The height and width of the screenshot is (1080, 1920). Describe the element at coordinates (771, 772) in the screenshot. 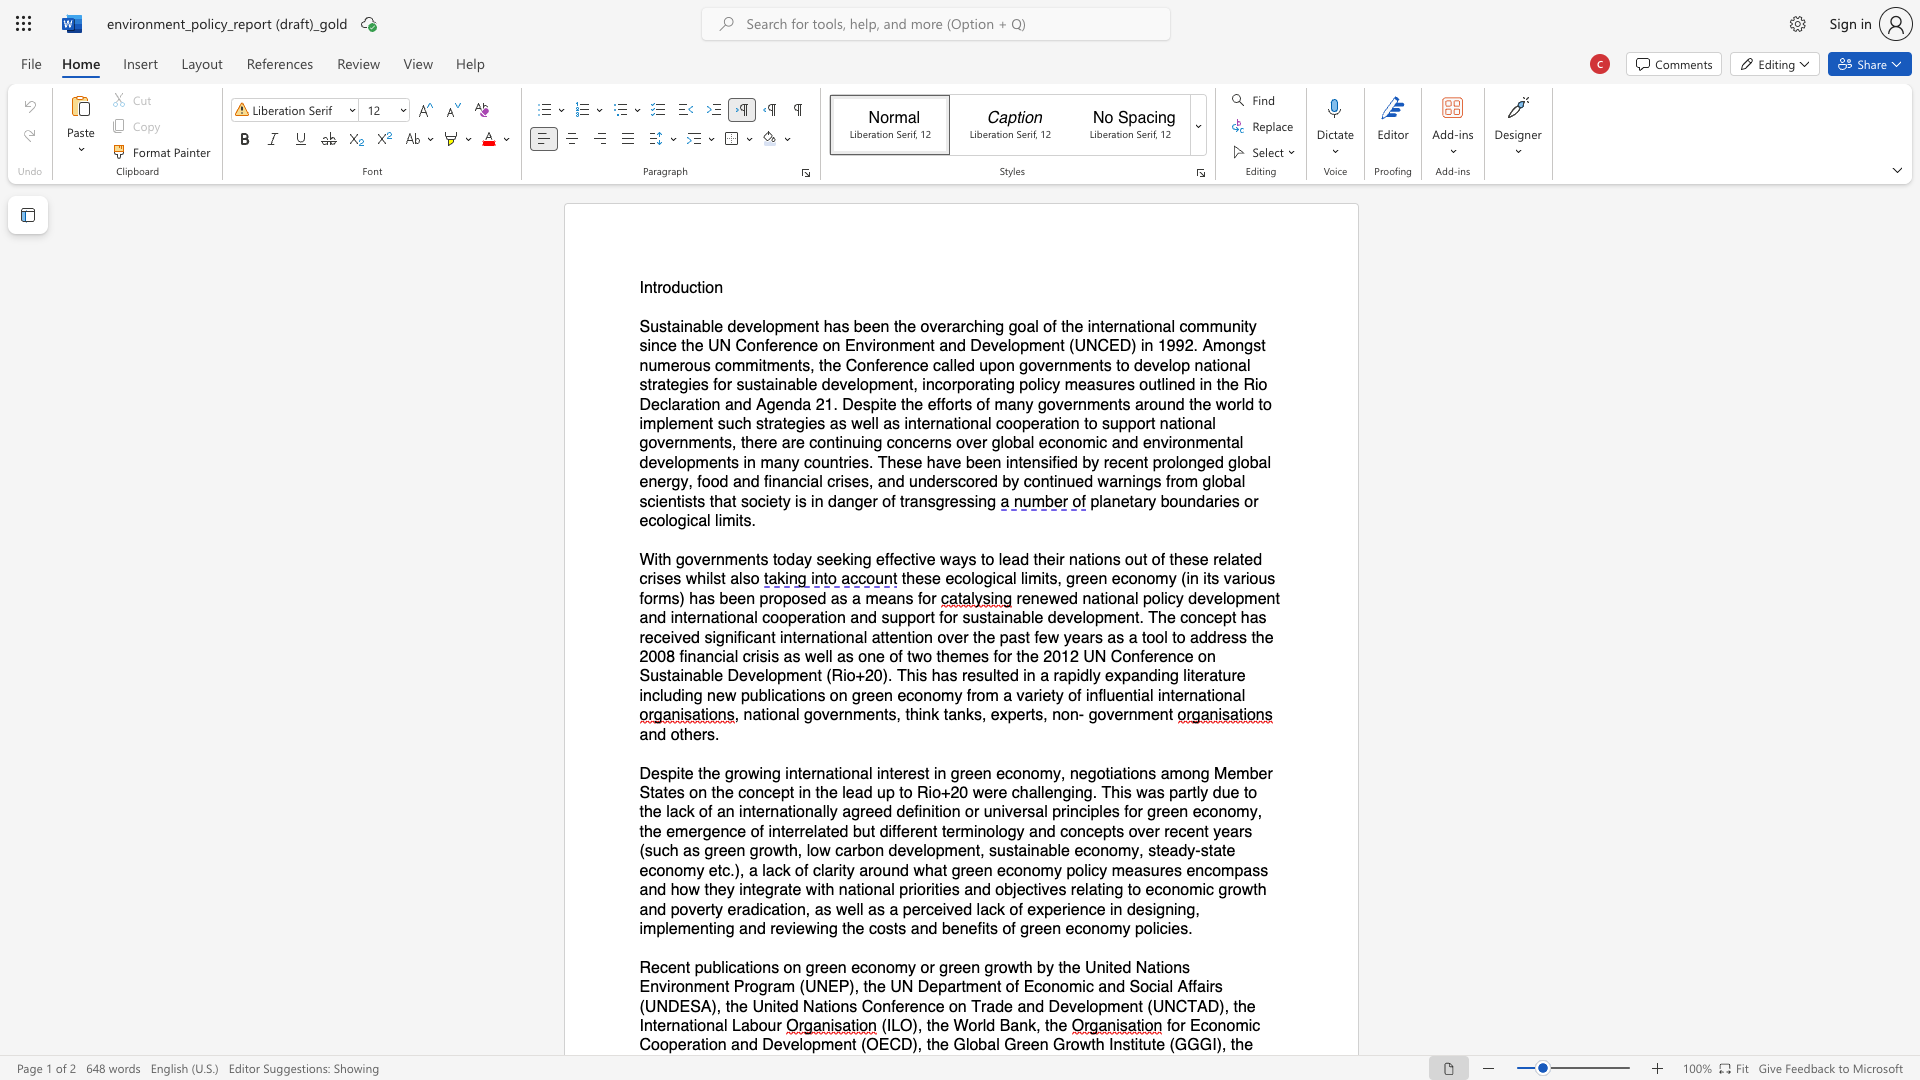

I see `the subset text "g international interest in green economy, negotiations among Member States on the concept in the lead up to Rio" within the text "Despite the growing international interest in green economy, negotiations among Member States on the concept in the lead up to Rio+20 were challenging. This was partly due to the lack of an internationally agreed definition or universal principles for green economy, the emergence of interrelated but different terminology and concepts over recent years (such as green growth, low carbon development, sustainable economy, steady‐state economy etc.), a lack of clarity around what green economy policy measures encompass and how they integrate with national priorities and objectives relating to economic growth and poverty eradication, as well as a perceived lack of experience in designing, implementing and reviewing the costs and benefits of green economy policies."` at that location.